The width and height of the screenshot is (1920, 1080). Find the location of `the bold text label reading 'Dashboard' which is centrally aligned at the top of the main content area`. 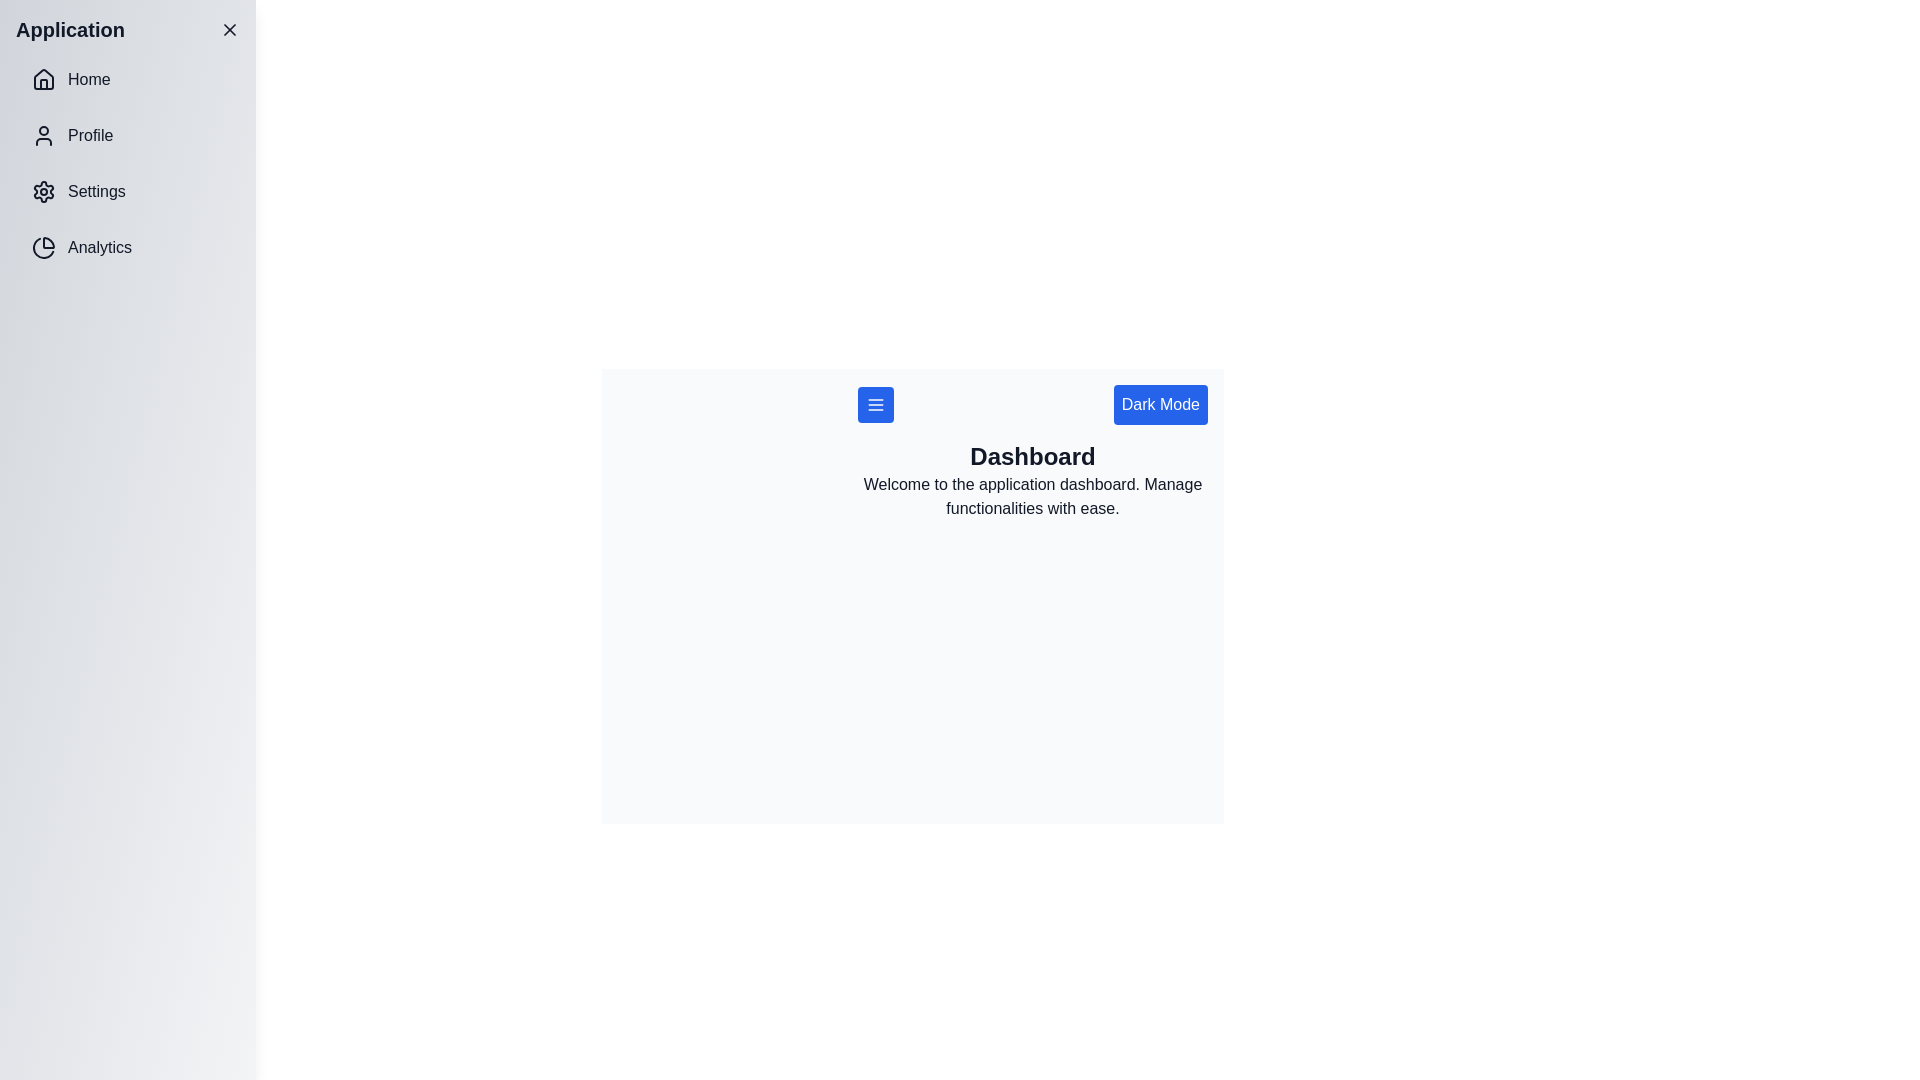

the bold text label reading 'Dashboard' which is centrally aligned at the top of the main content area is located at coordinates (1032, 456).